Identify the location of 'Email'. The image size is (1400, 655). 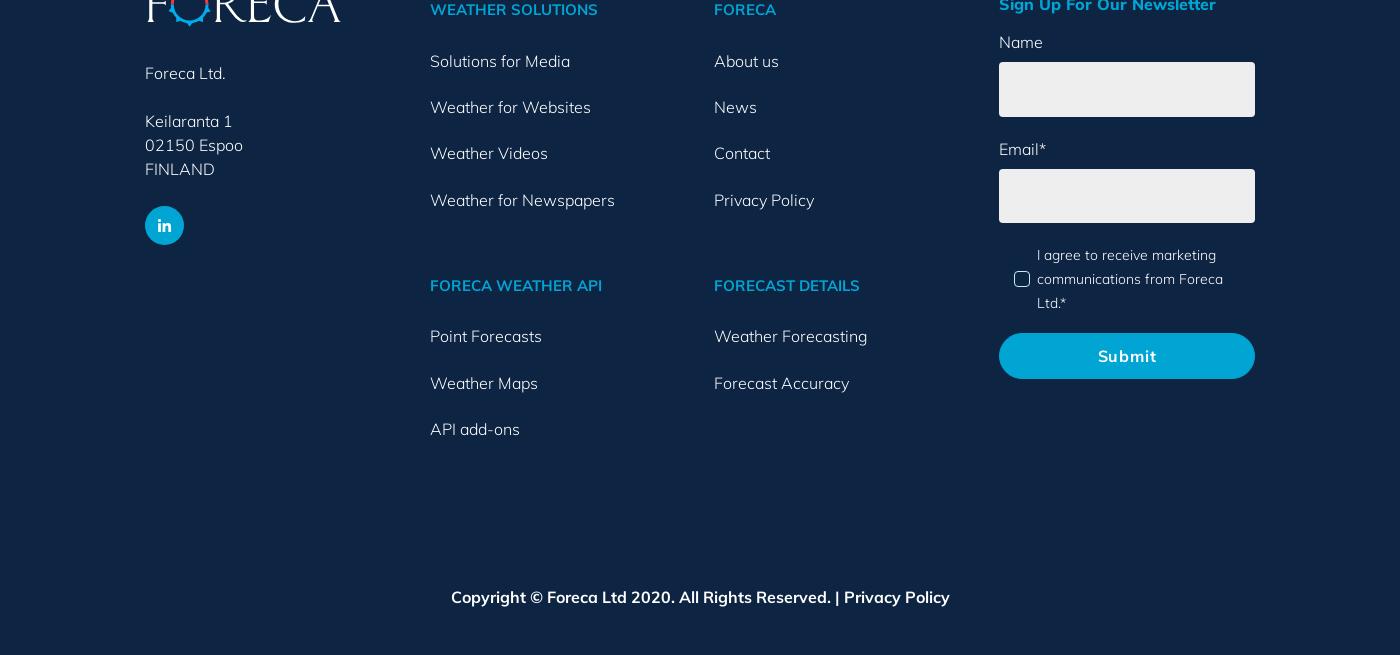
(1017, 147).